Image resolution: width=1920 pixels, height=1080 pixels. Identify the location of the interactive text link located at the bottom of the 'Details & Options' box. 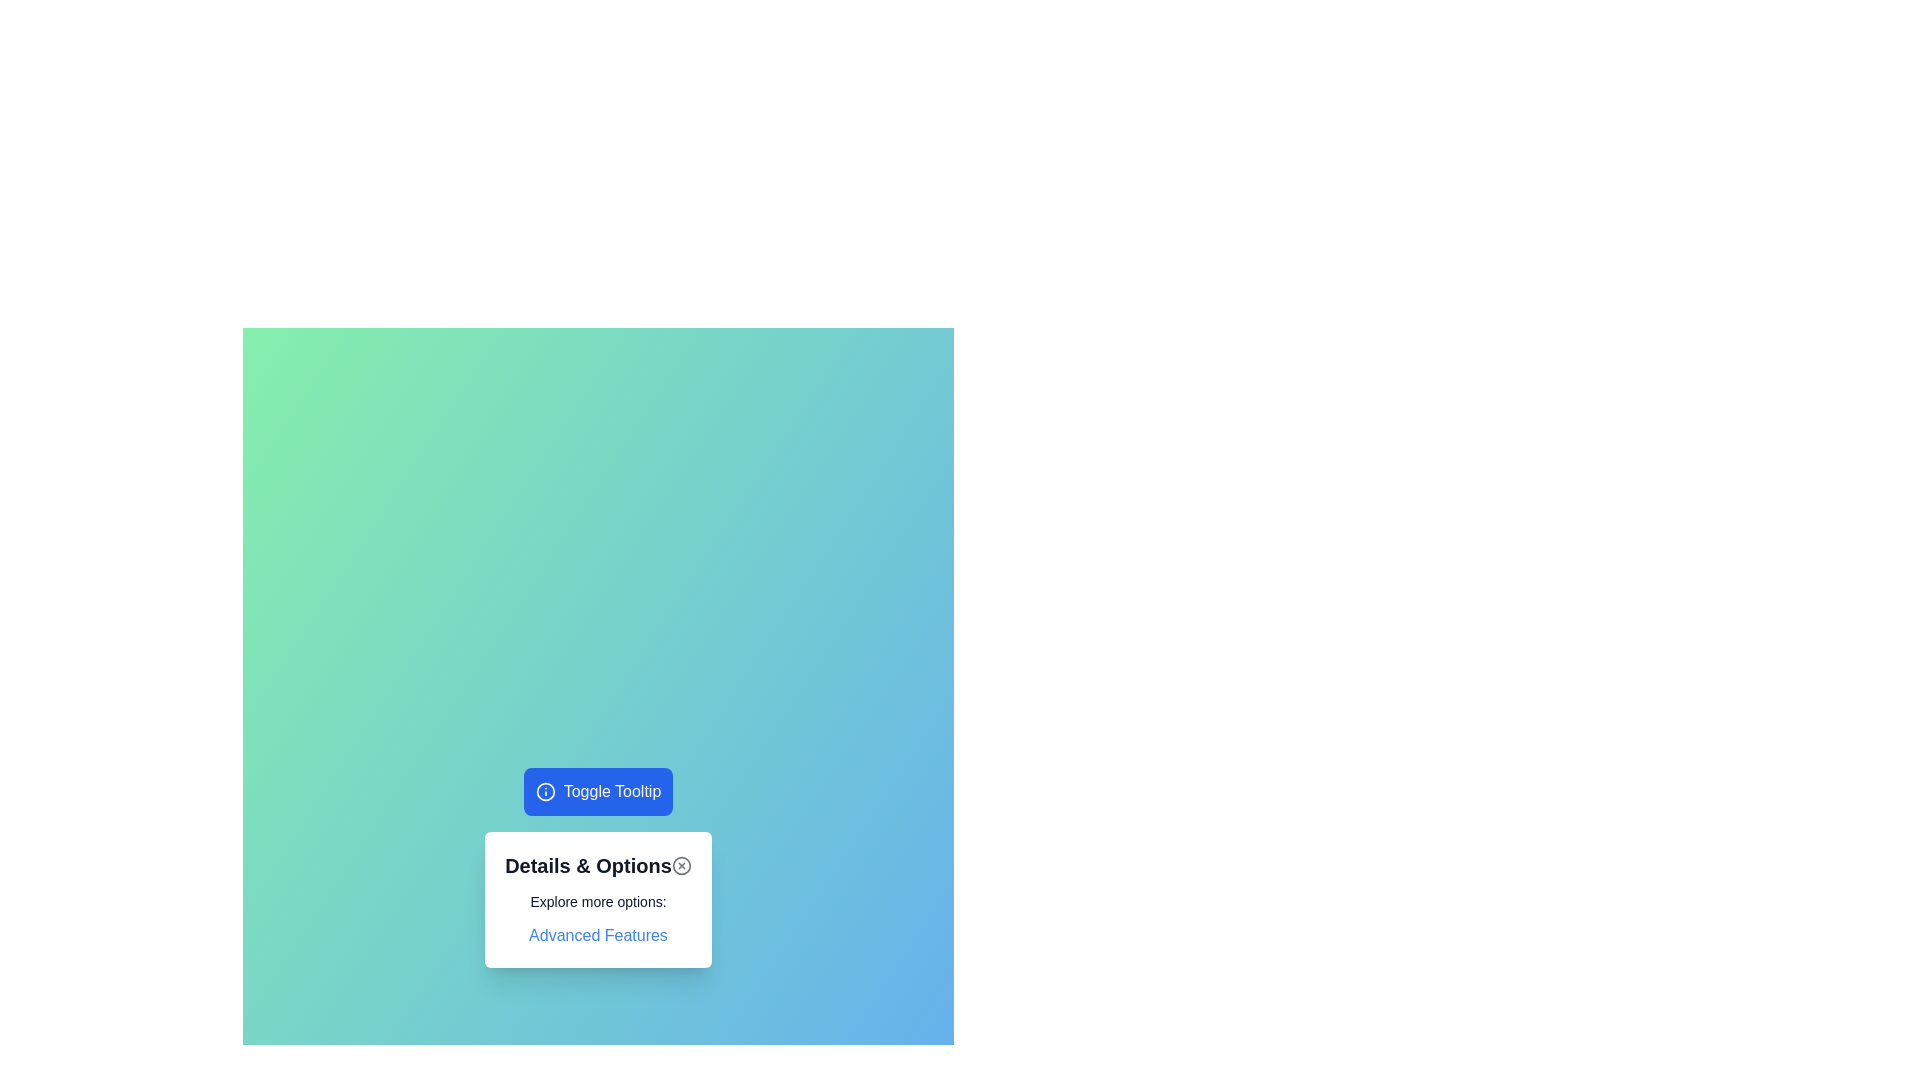
(597, 936).